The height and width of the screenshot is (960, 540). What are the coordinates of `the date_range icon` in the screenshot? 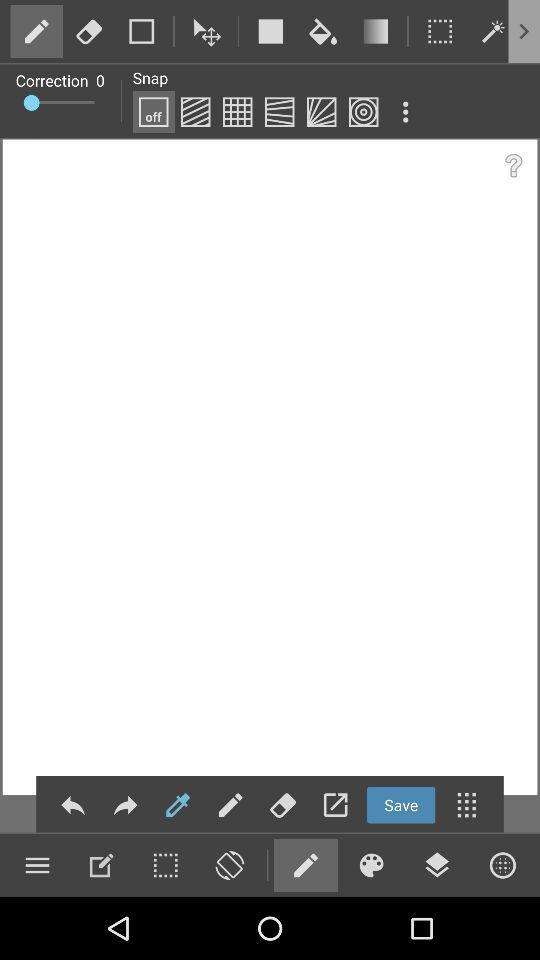 It's located at (164, 864).